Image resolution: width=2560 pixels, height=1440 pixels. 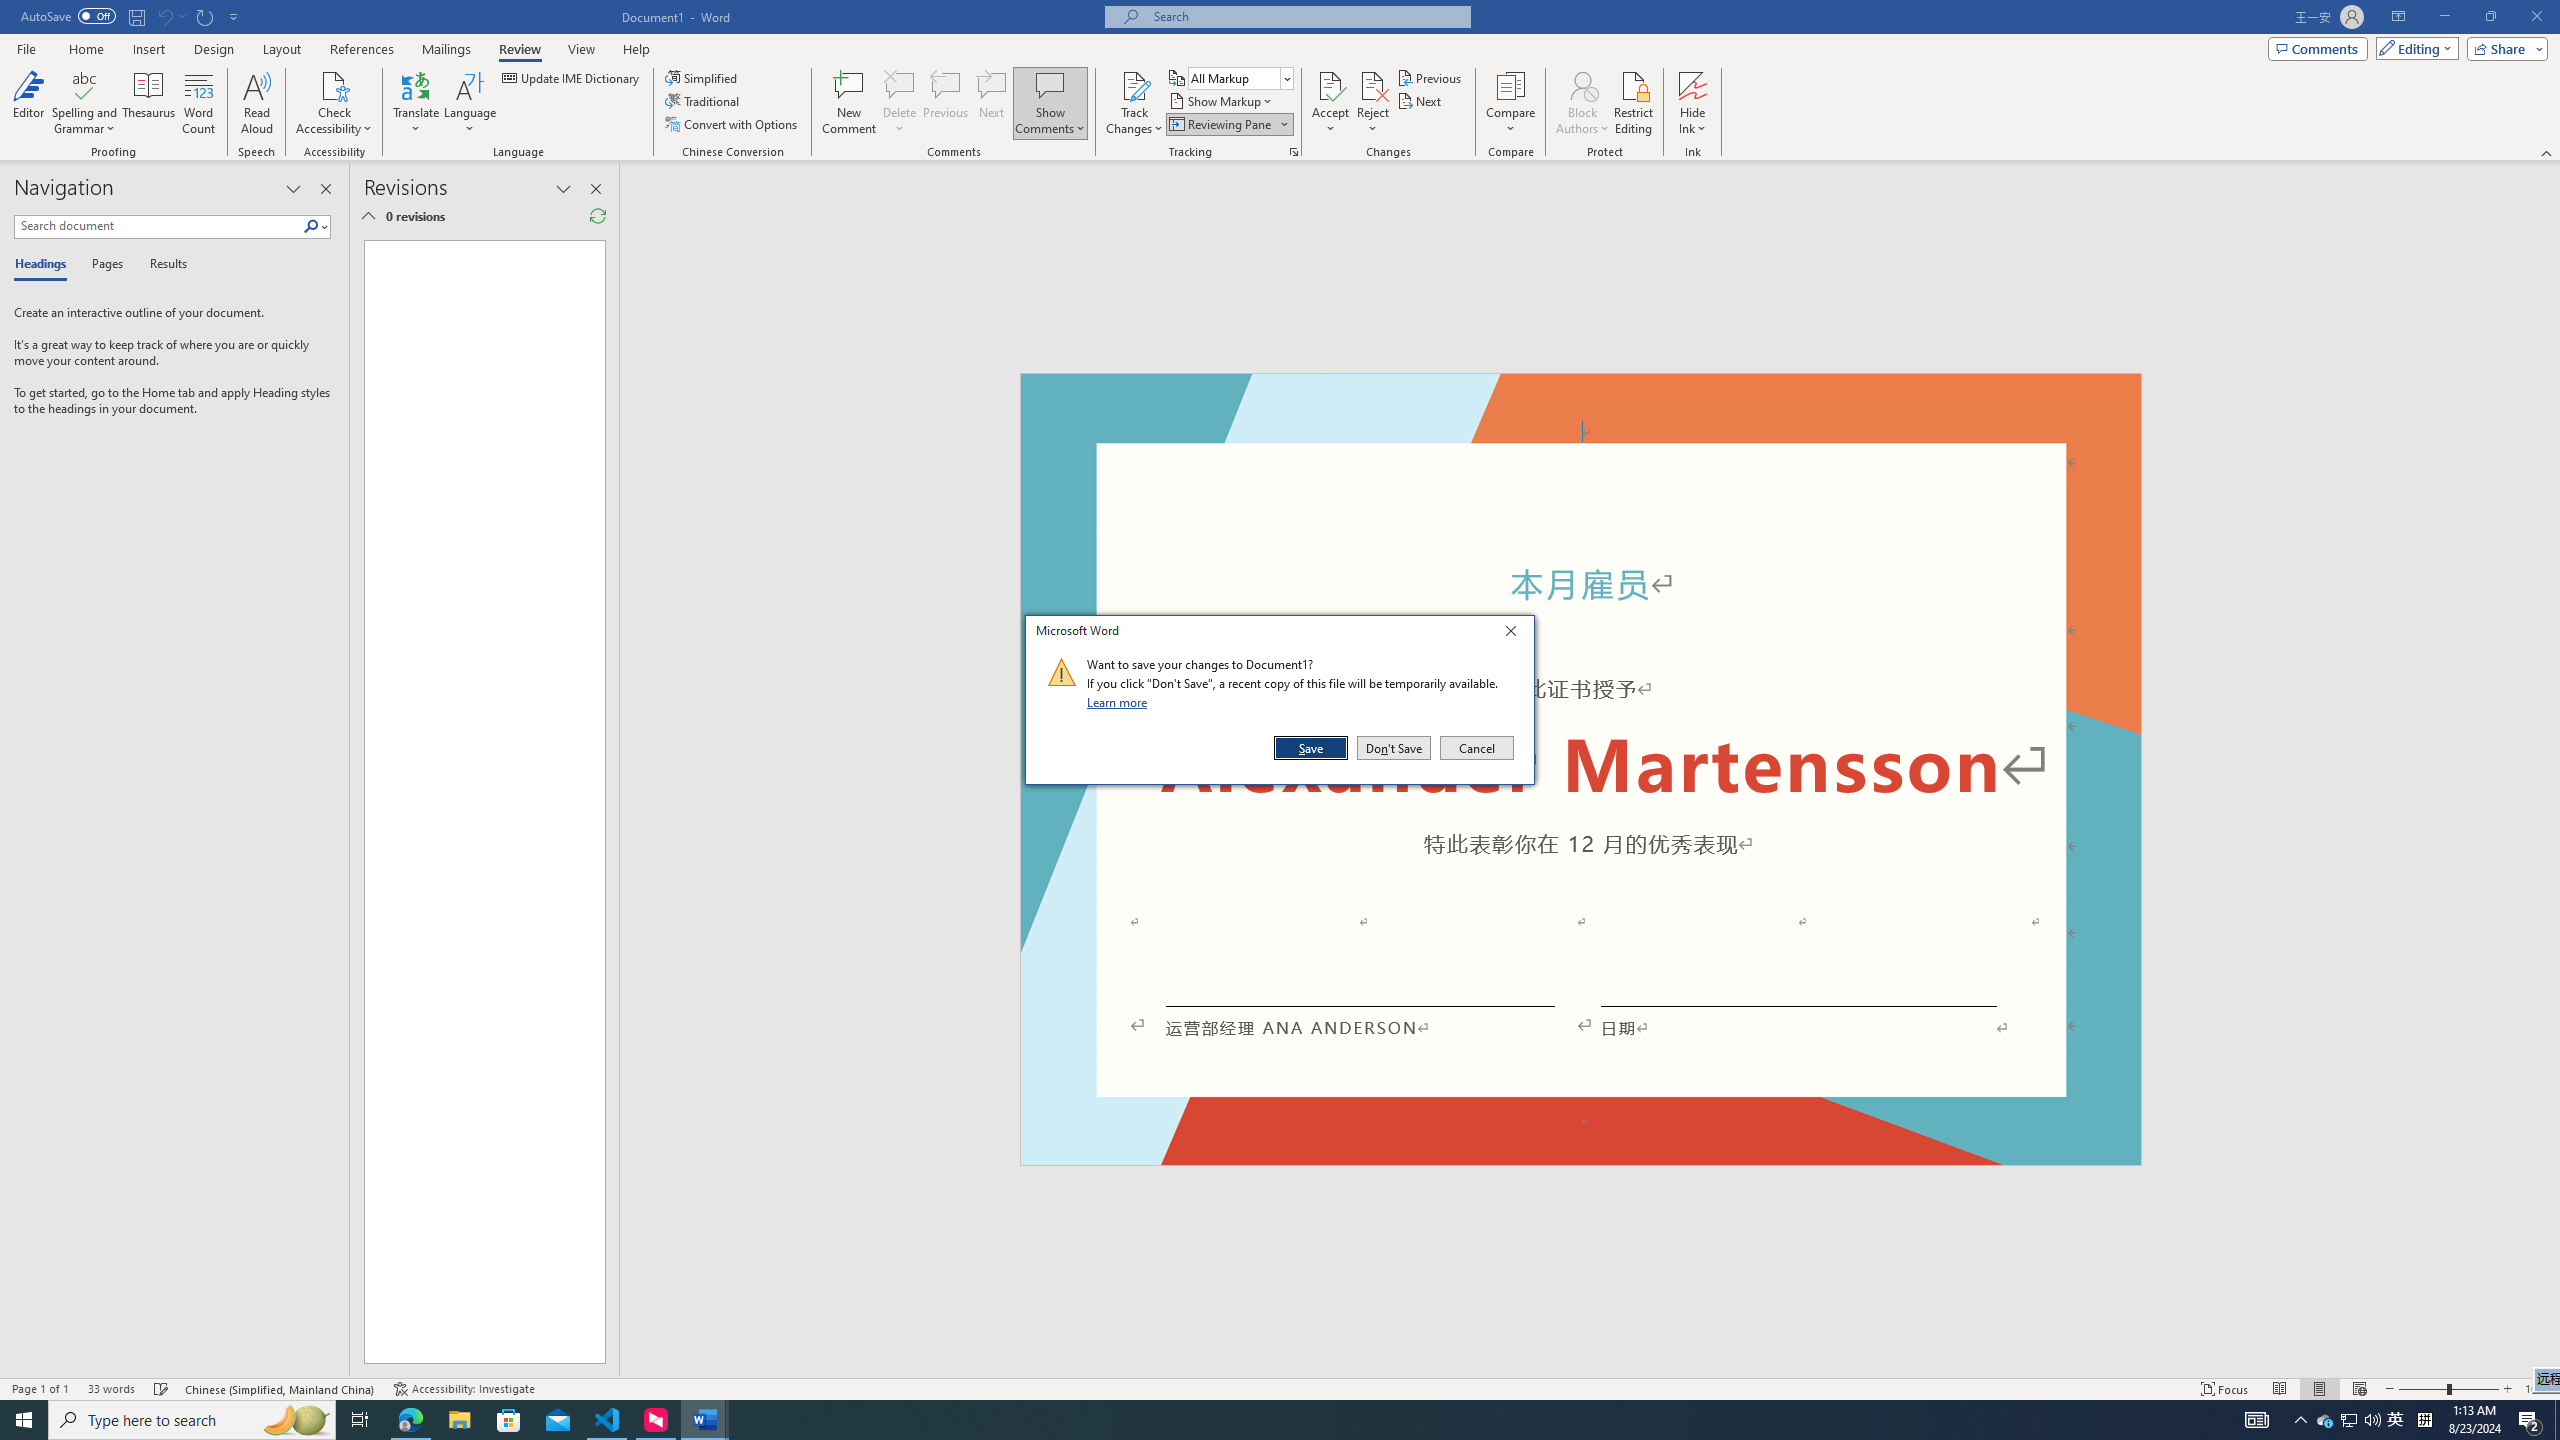 I want to click on 'Zoom In', so click(x=2507, y=1389).